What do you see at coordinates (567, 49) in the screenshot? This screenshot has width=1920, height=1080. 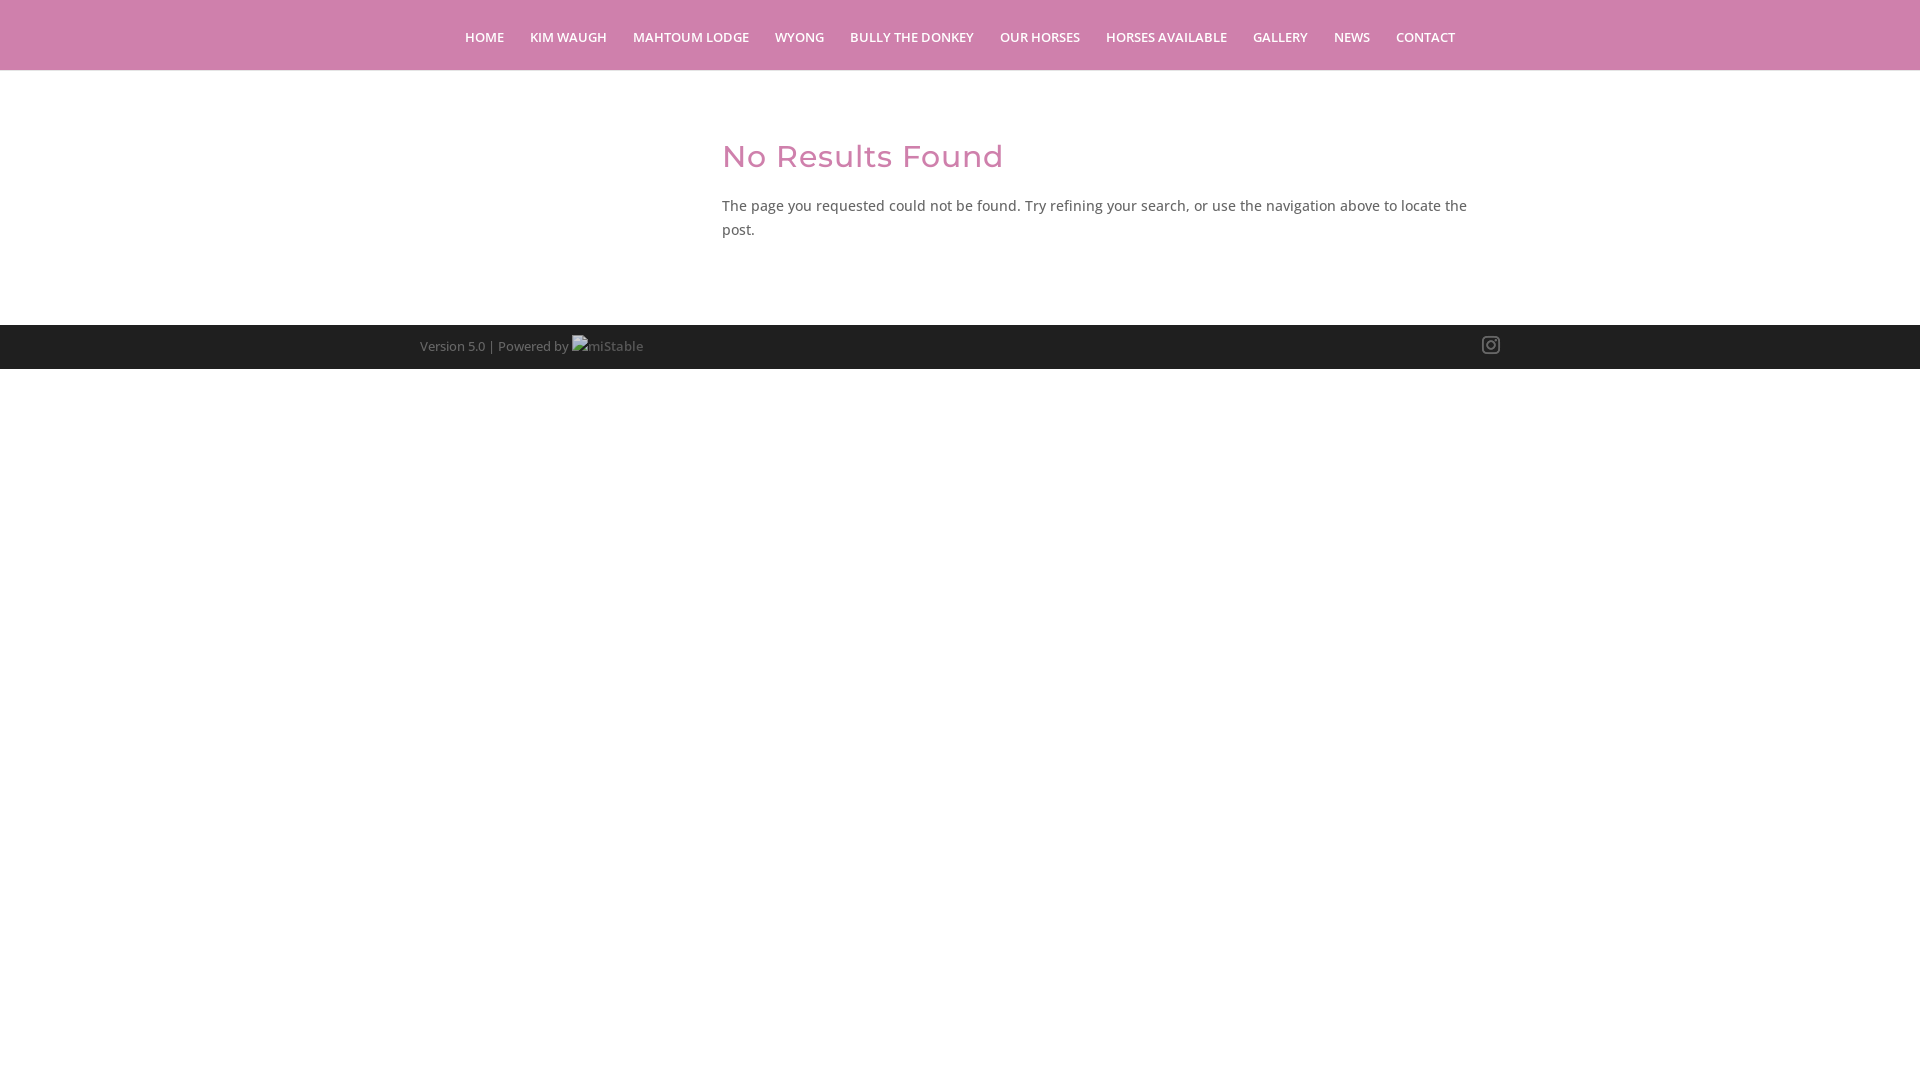 I see `'KIM WAUGH'` at bounding box center [567, 49].